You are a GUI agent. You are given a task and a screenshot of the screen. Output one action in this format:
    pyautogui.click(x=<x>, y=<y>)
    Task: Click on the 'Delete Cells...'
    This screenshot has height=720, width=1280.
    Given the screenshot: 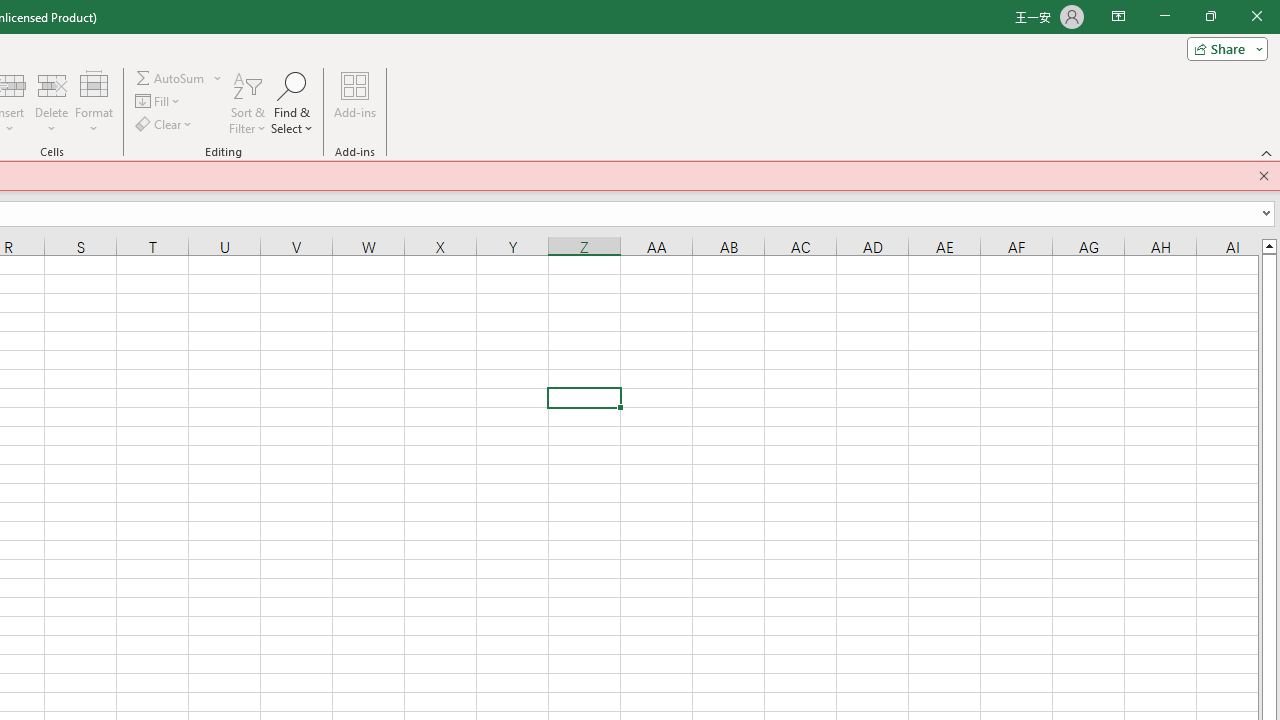 What is the action you would take?
    pyautogui.click(x=51, y=84)
    